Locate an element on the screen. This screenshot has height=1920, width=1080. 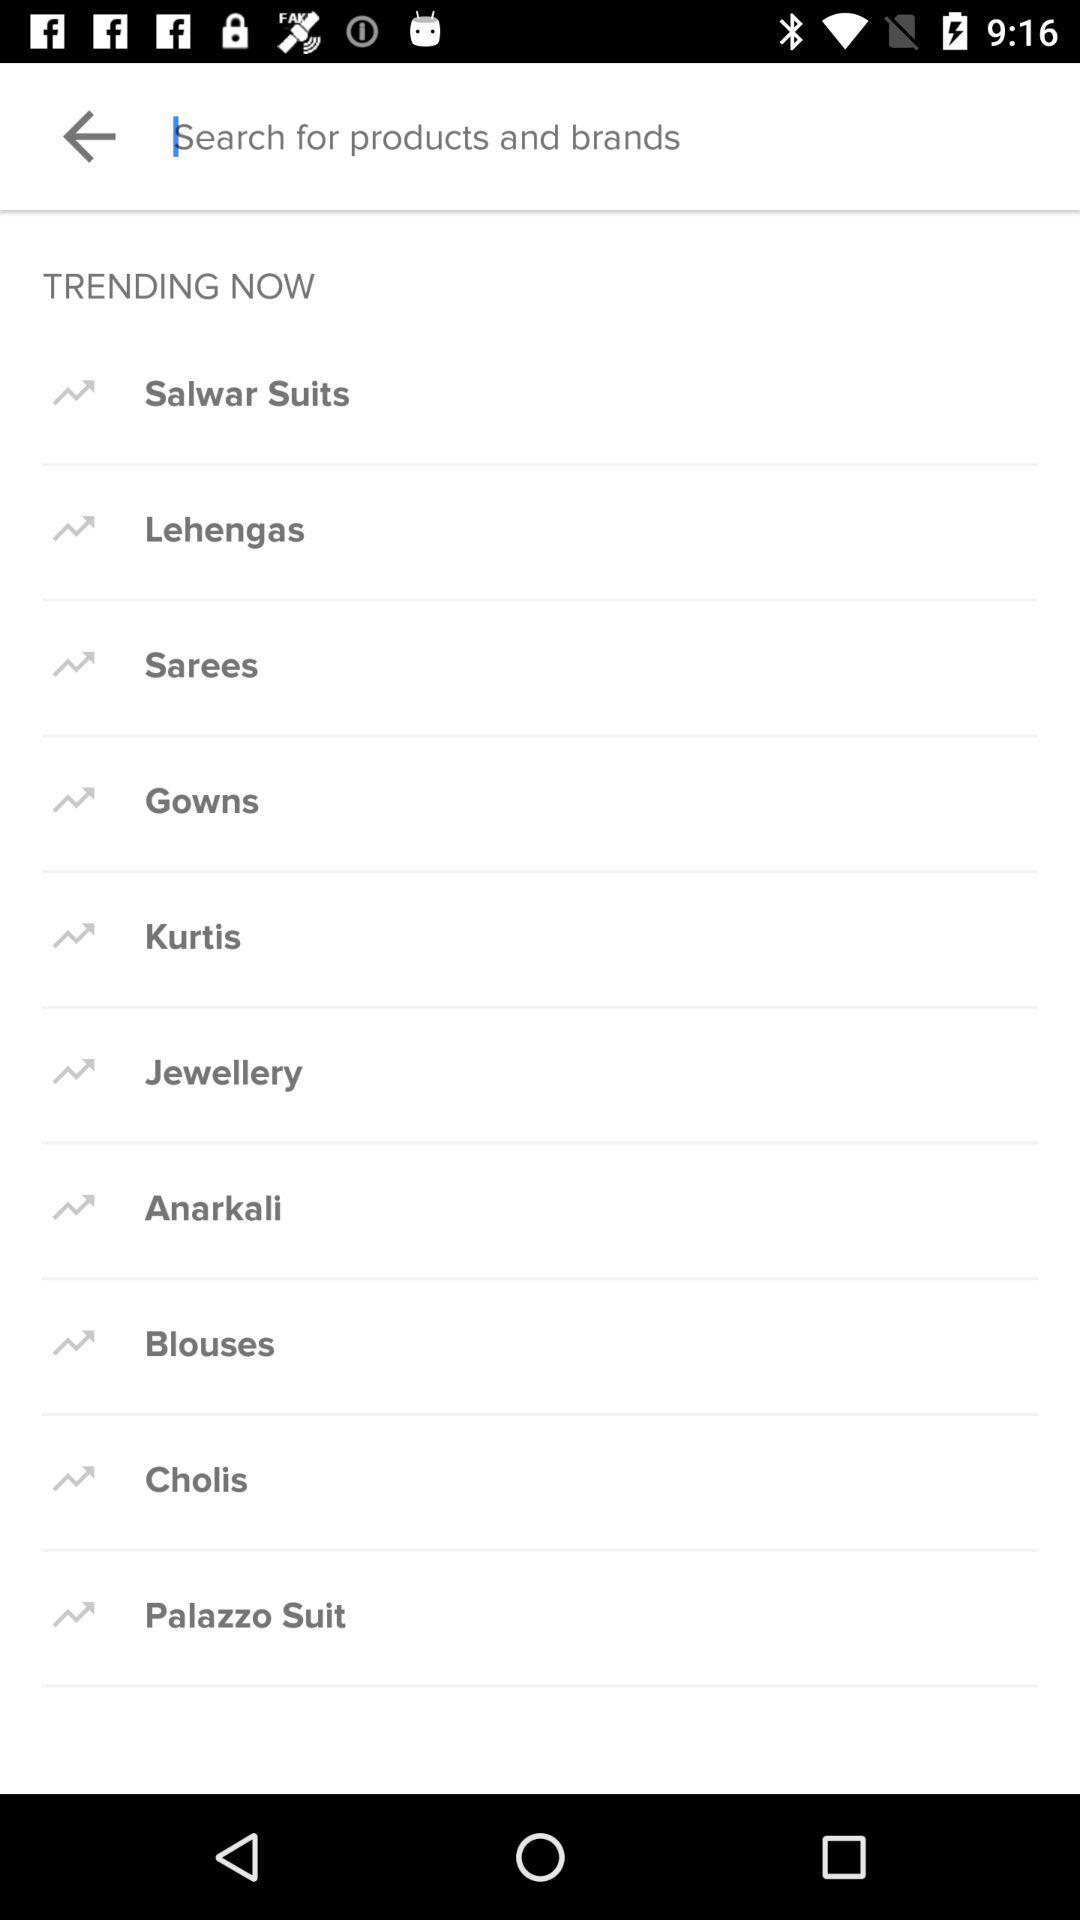
previous page is located at coordinates (88, 135).